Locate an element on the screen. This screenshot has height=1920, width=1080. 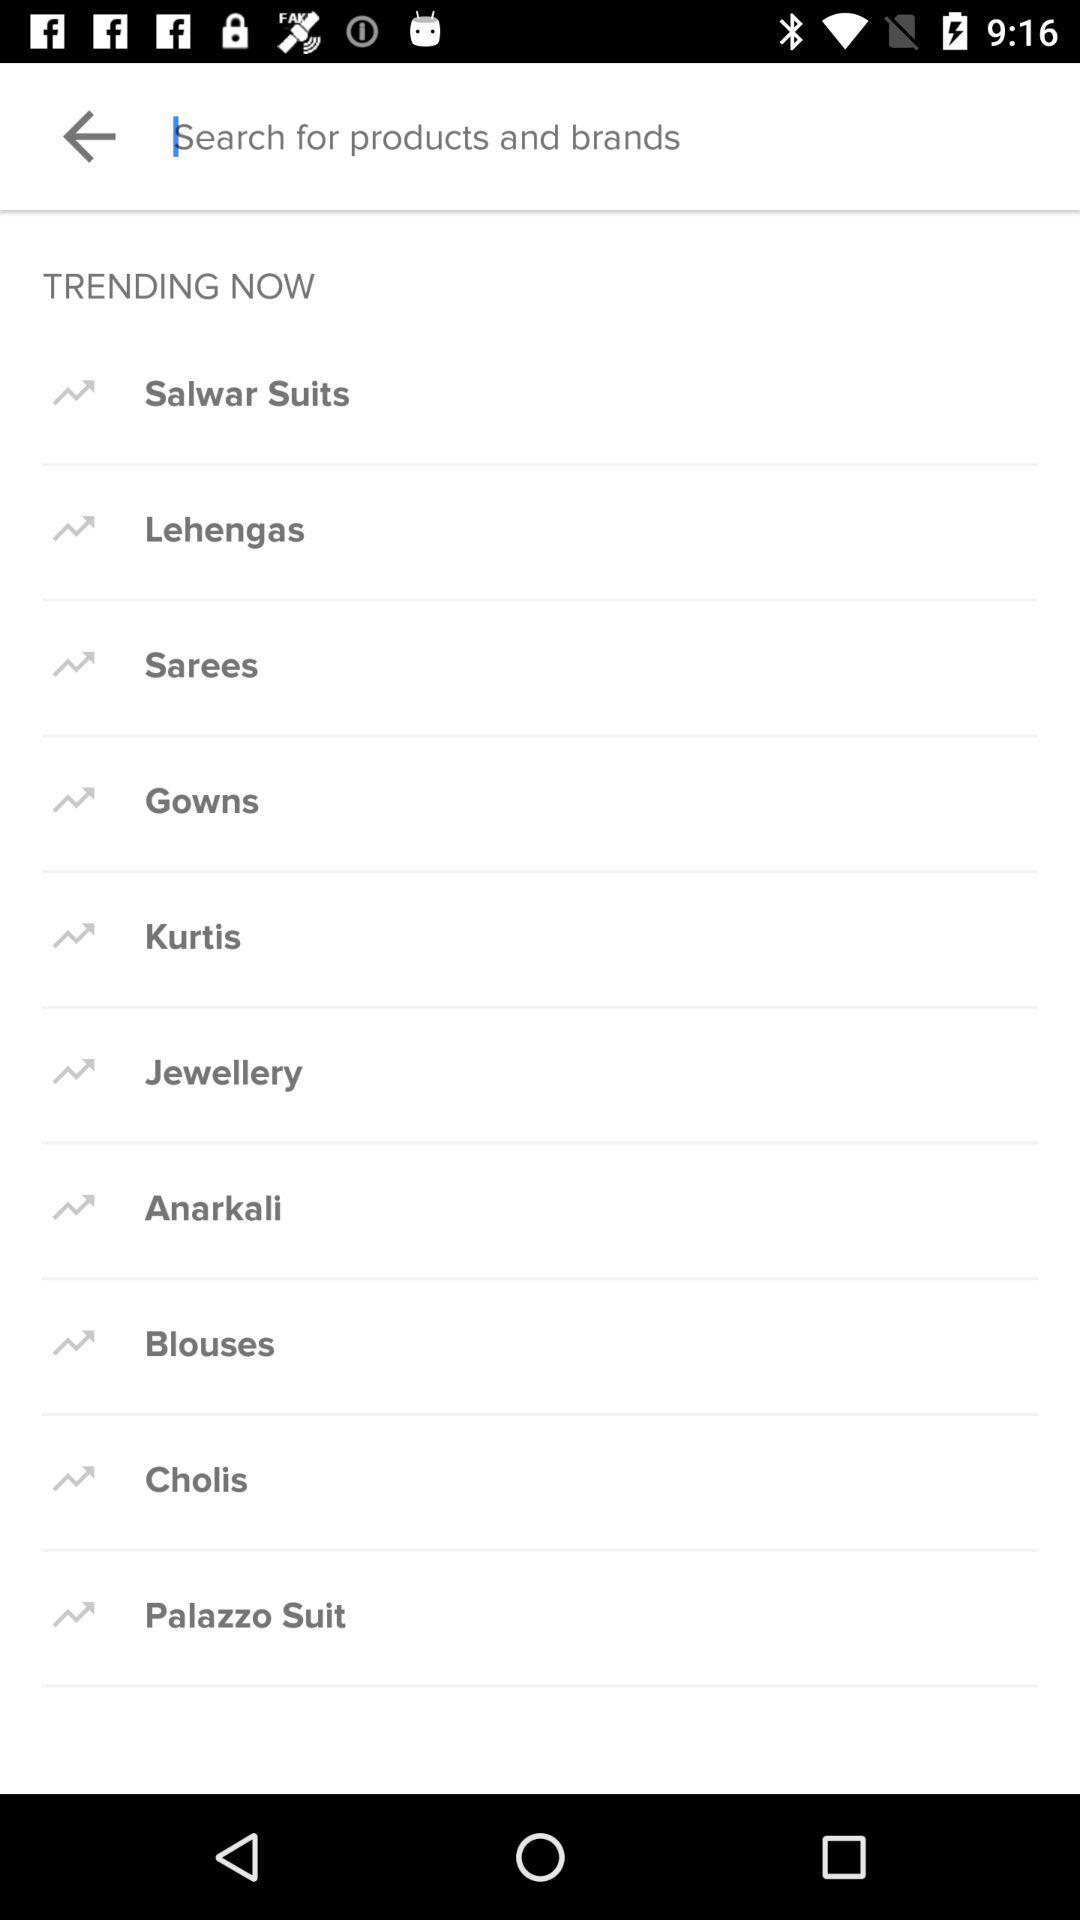
previous page is located at coordinates (88, 135).